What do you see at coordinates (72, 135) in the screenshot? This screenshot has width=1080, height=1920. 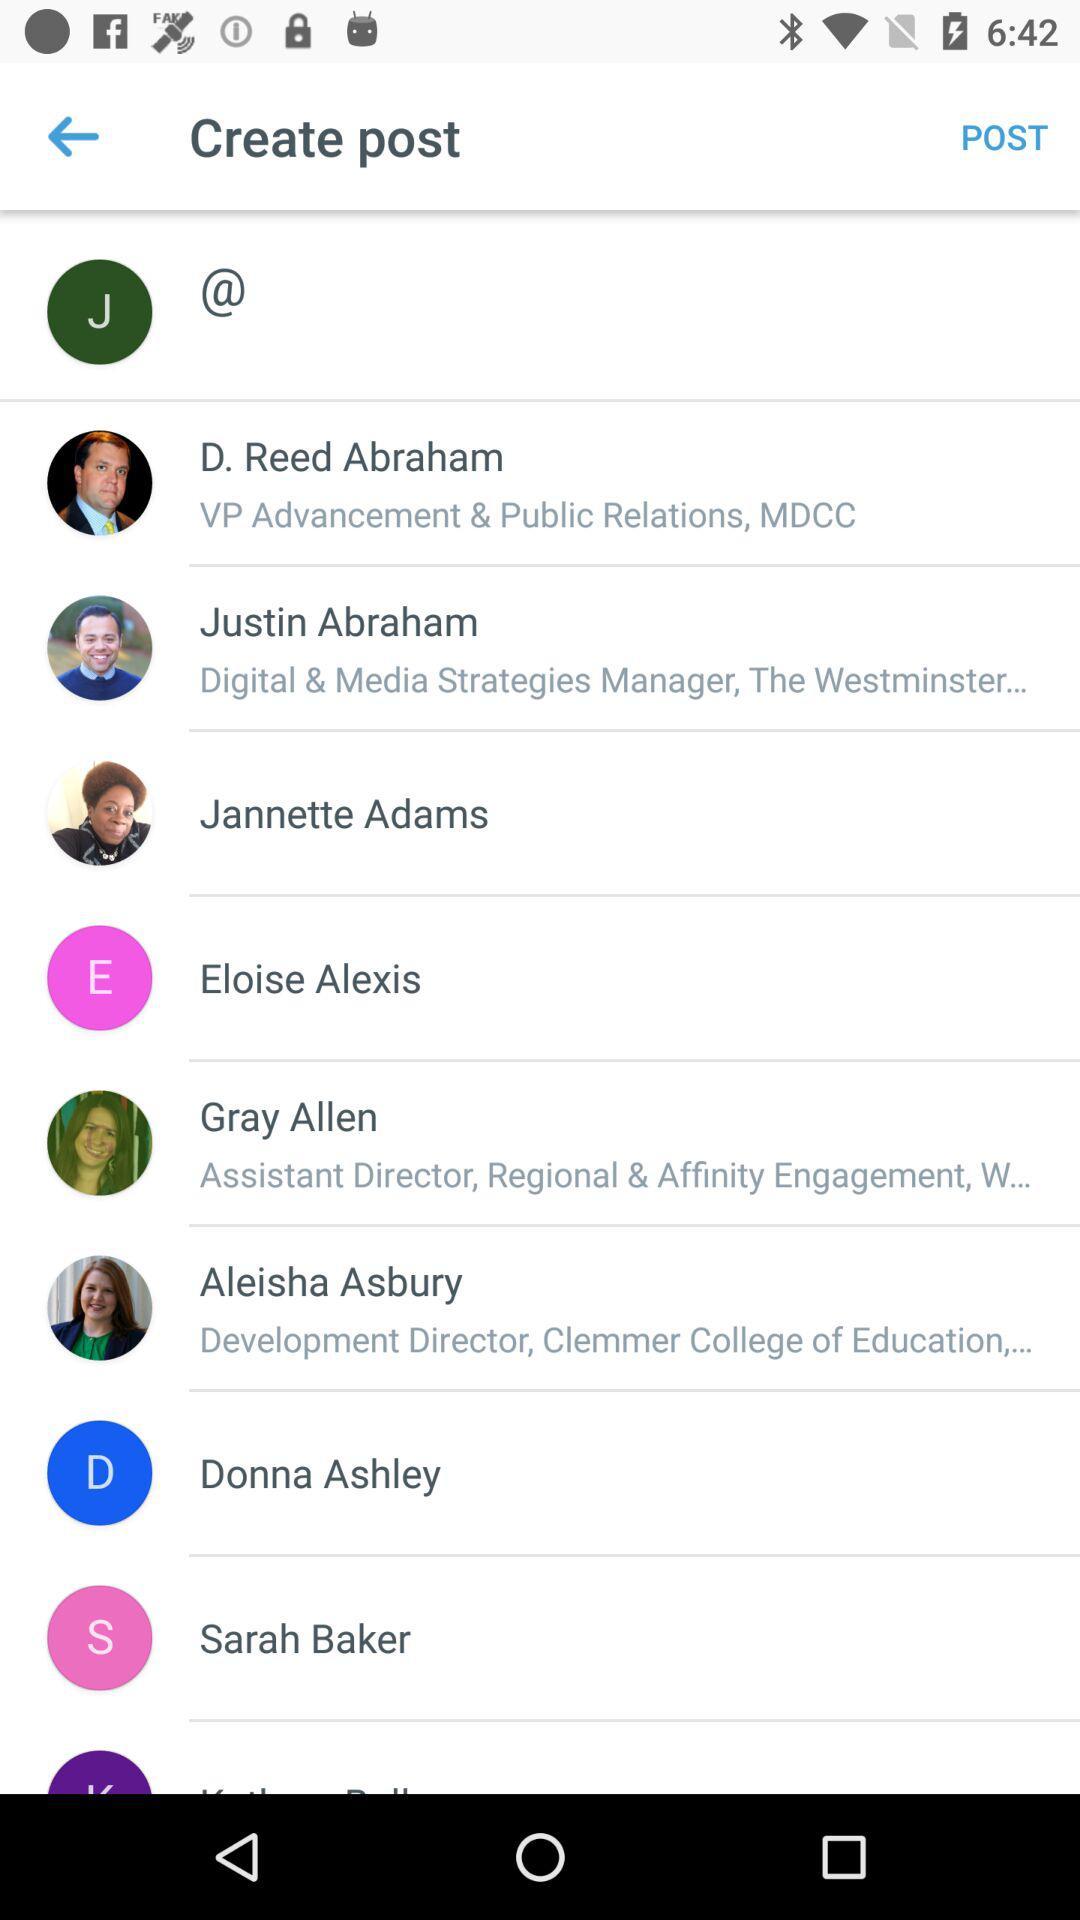 I see `icon next to the create post item` at bounding box center [72, 135].